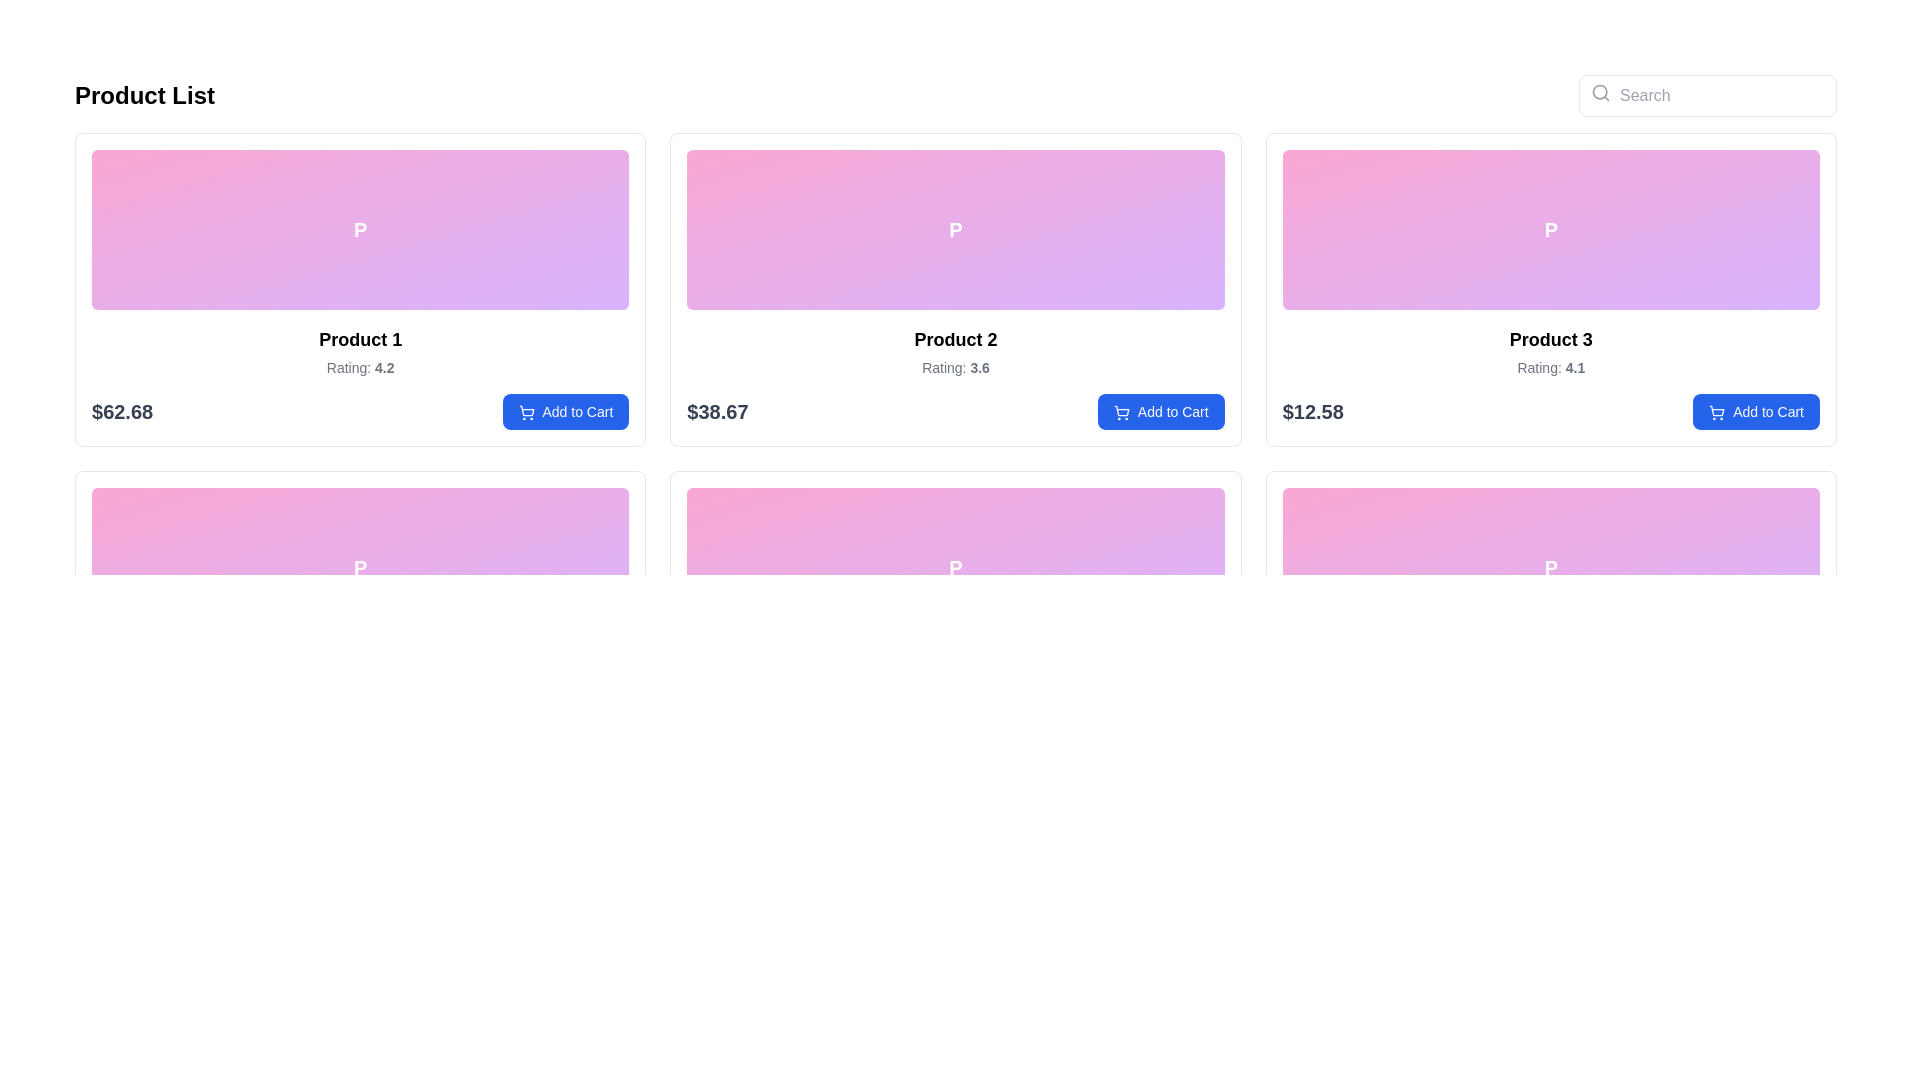 Image resolution: width=1920 pixels, height=1080 pixels. What do you see at coordinates (1550, 367) in the screenshot?
I see `the text label displaying 'Rating: 4.1' which is prominently located within the product card for 'Product 3', positioned below the product title and above the price '$12.58'` at bounding box center [1550, 367].